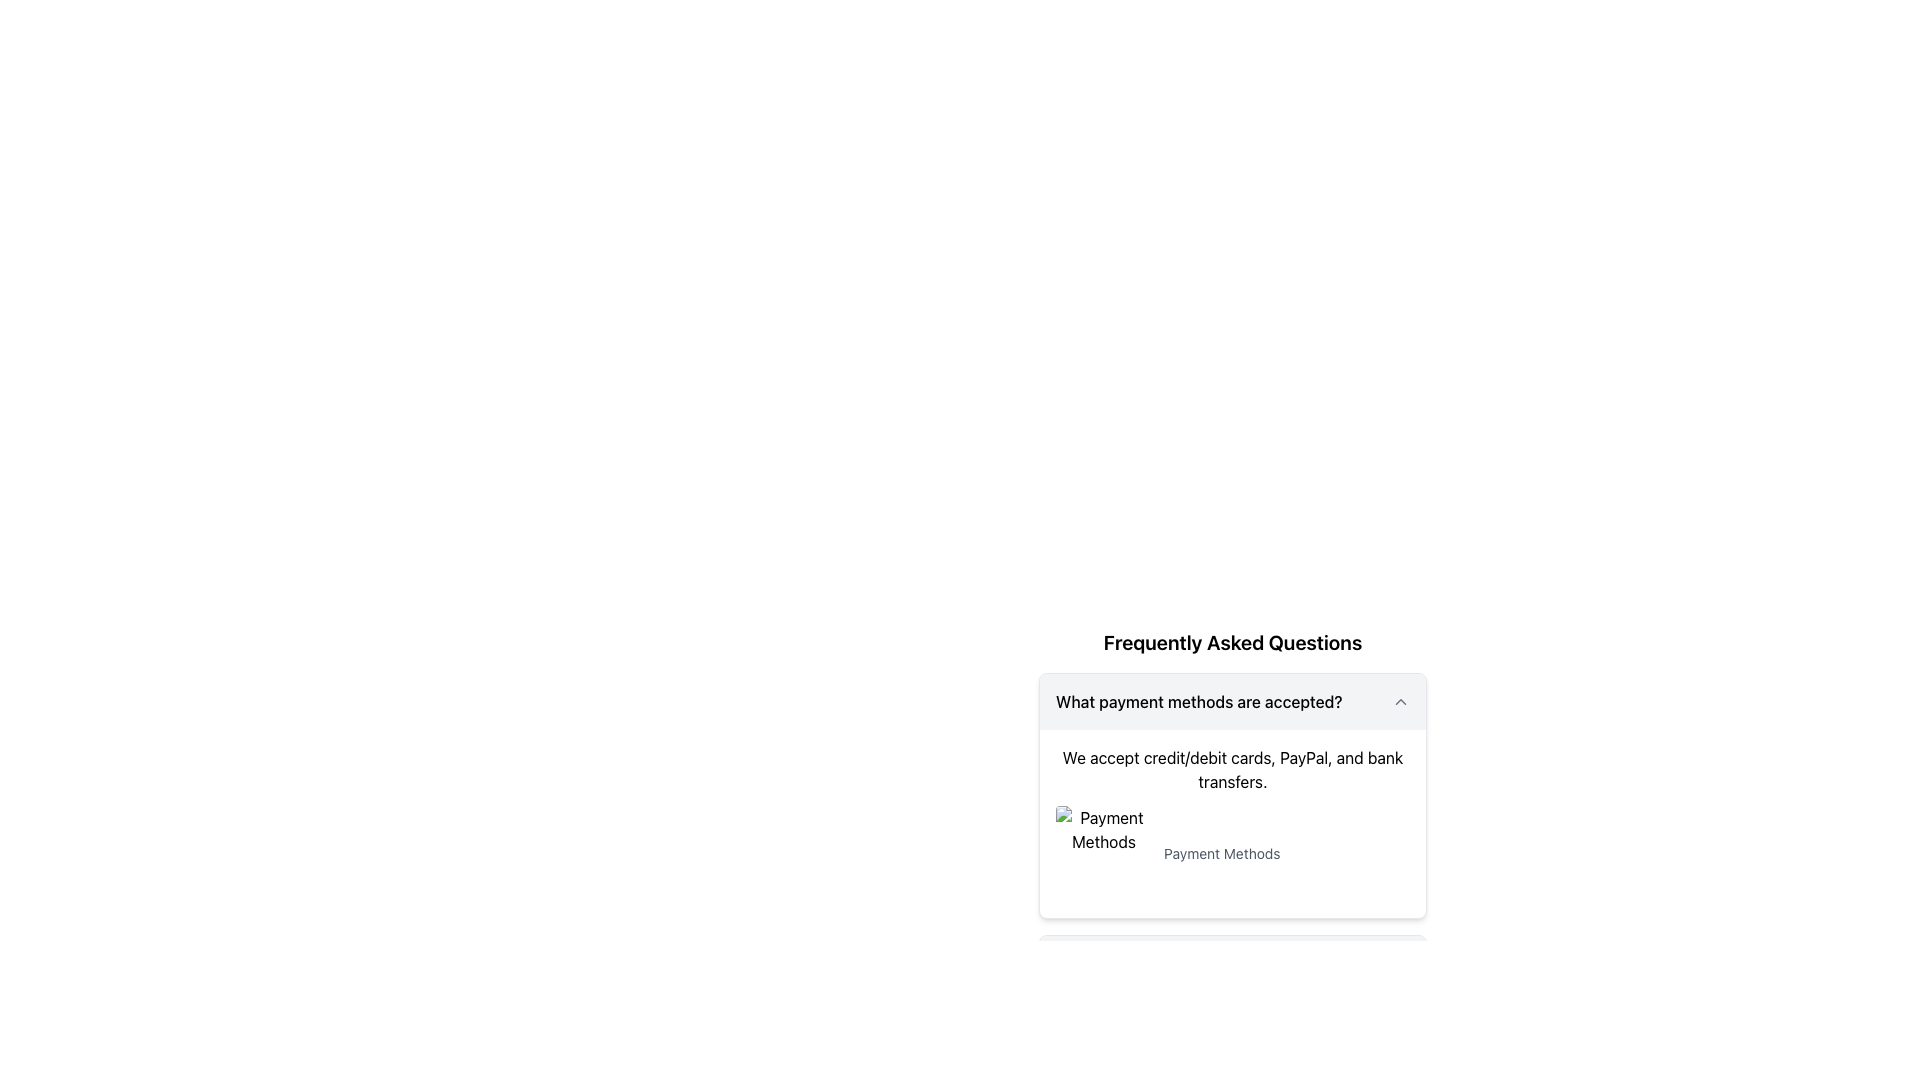  What do you see at coordinates (1400, 701) in the screenshot?
I see `the Icon (Chevron Up) next to the text 'What payment methods are accepted?'` at bounding box center [1400, 701].